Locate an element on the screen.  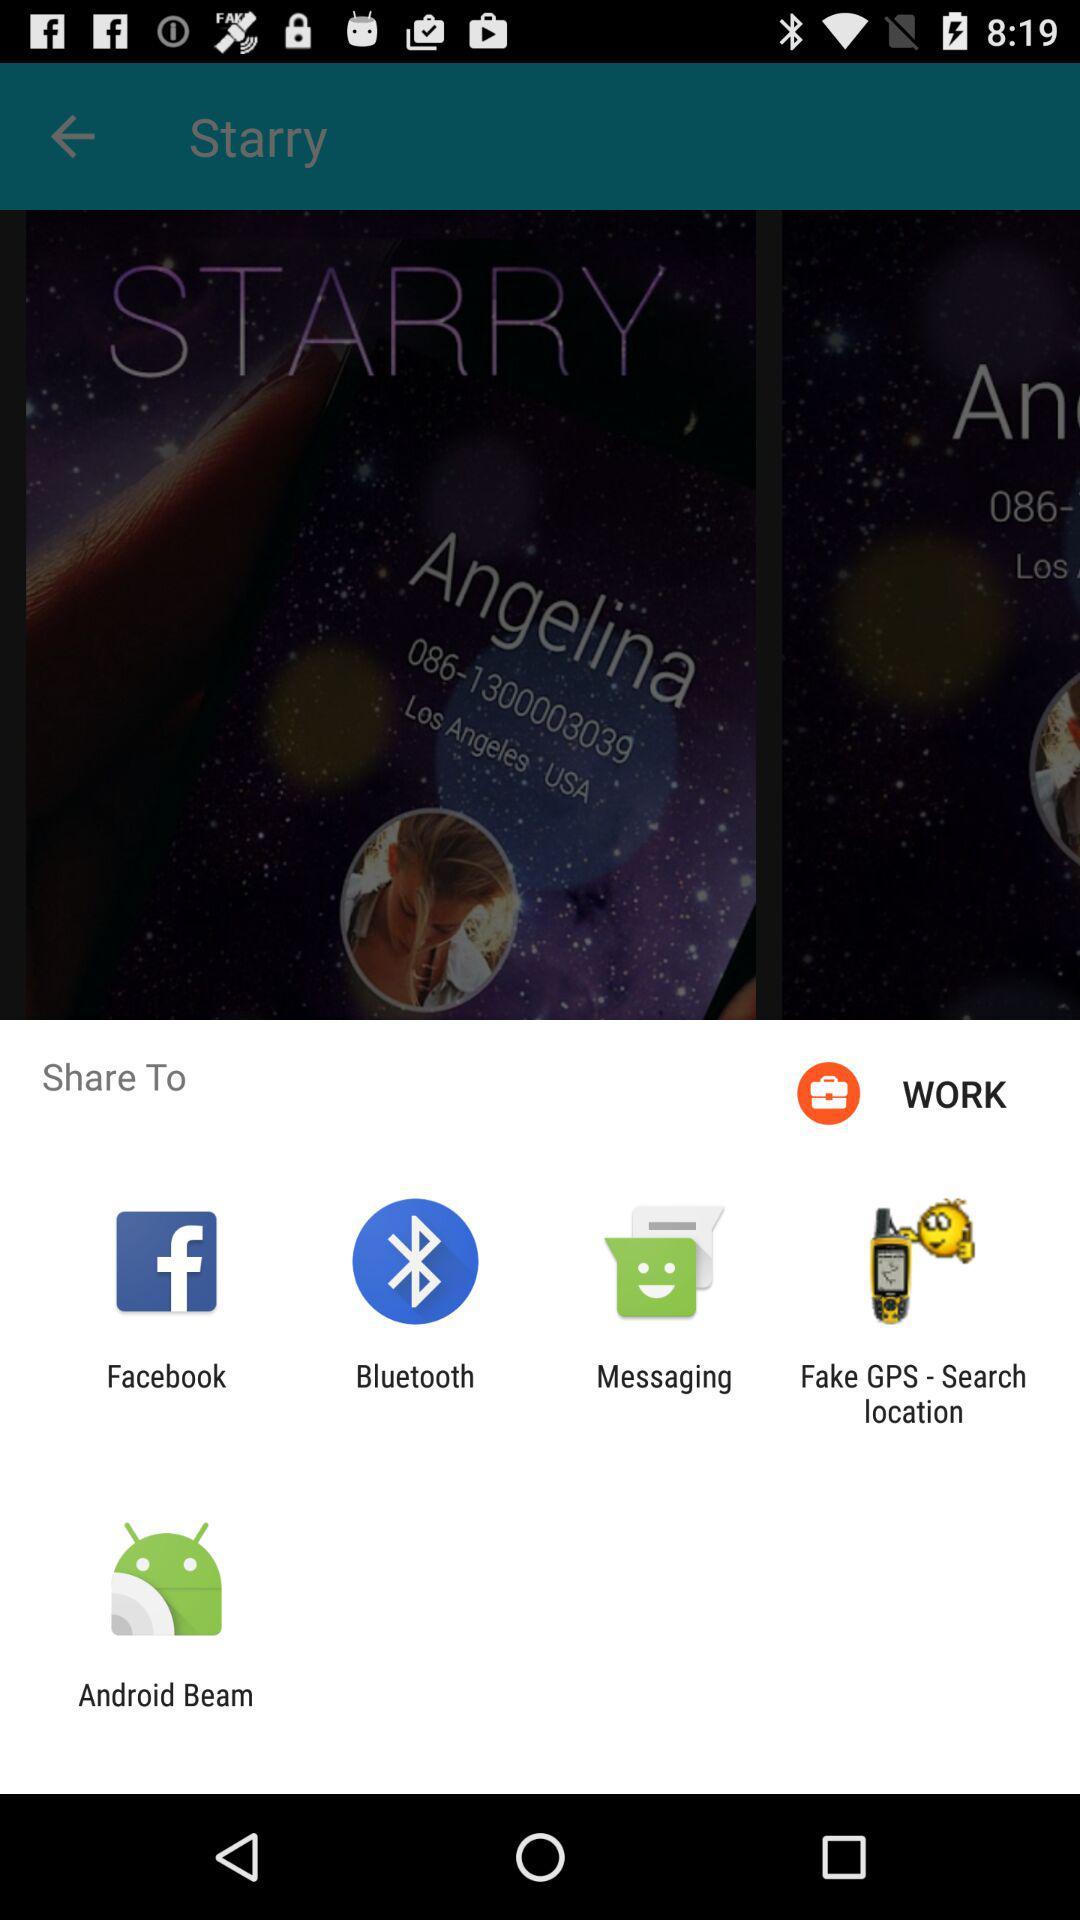
app next to the facebook item is located at coordinates (414, 1392).